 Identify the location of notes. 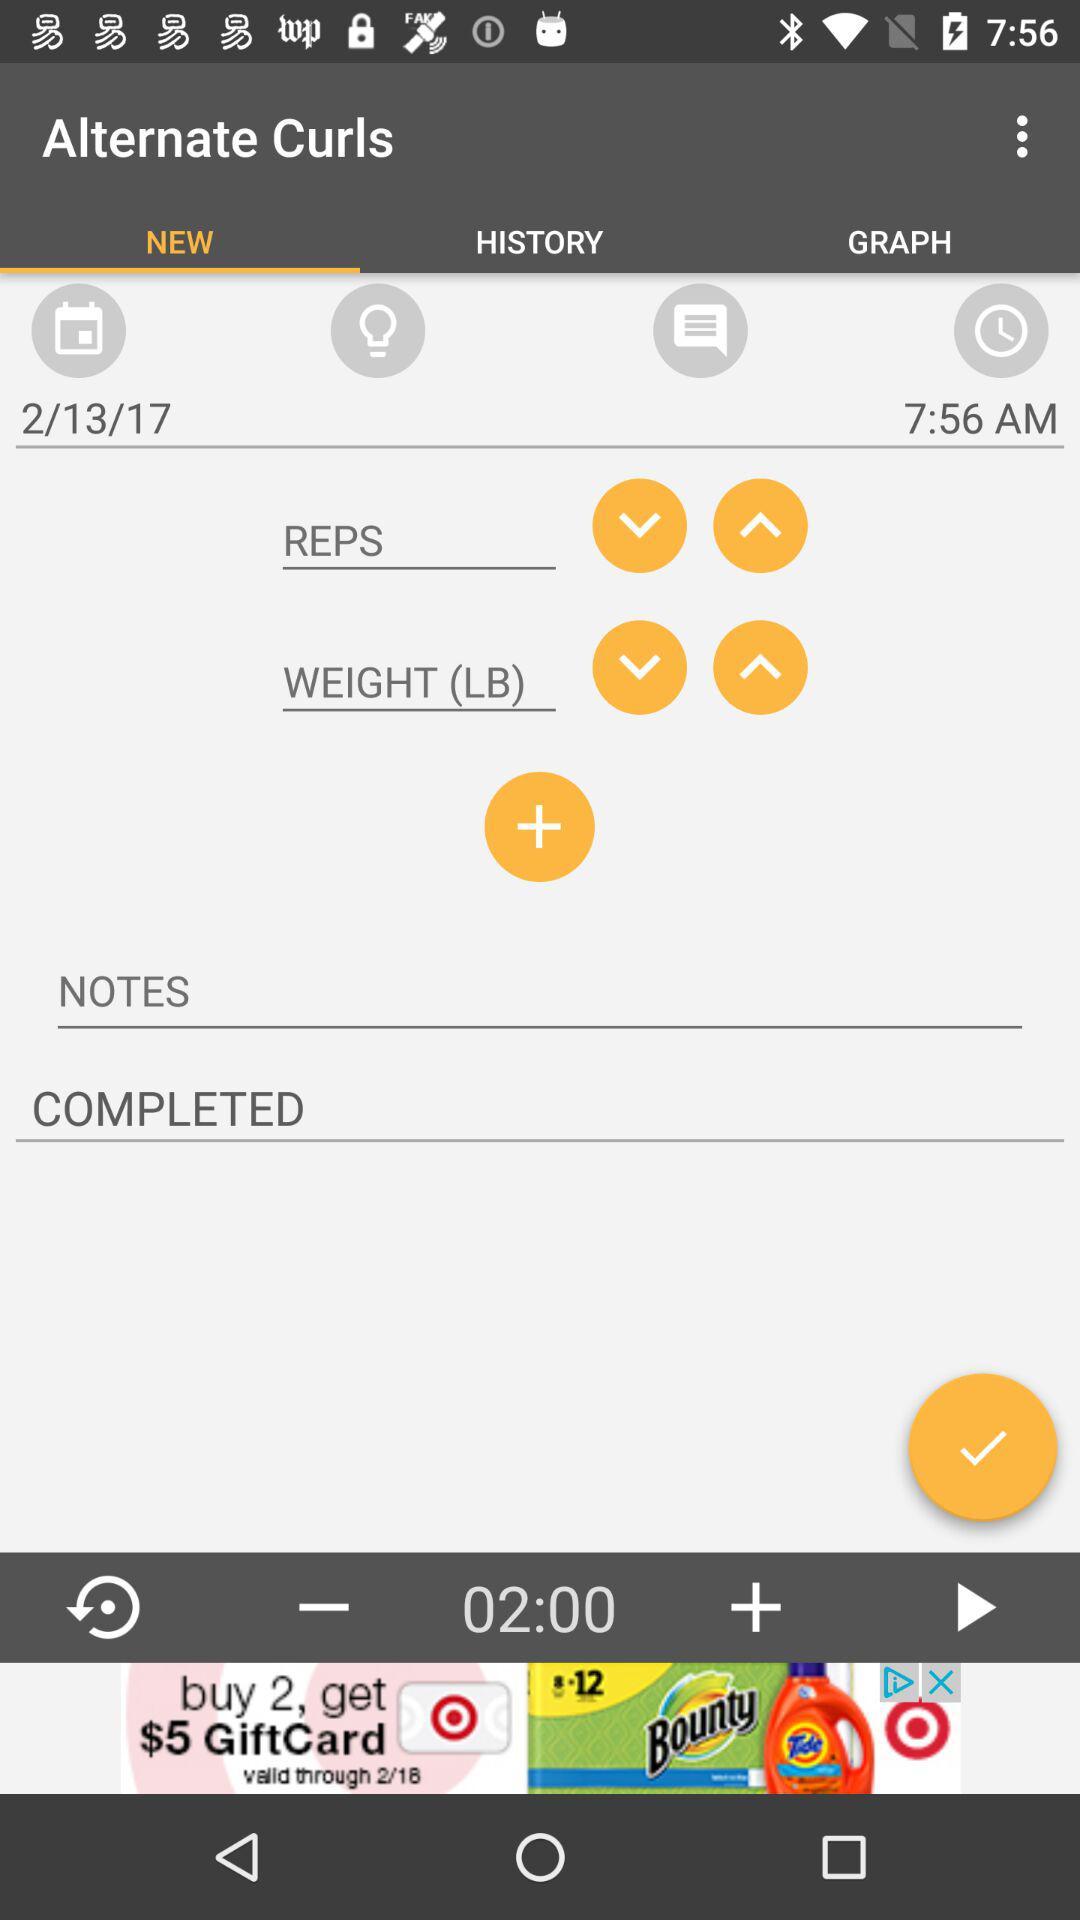
(540, 993).